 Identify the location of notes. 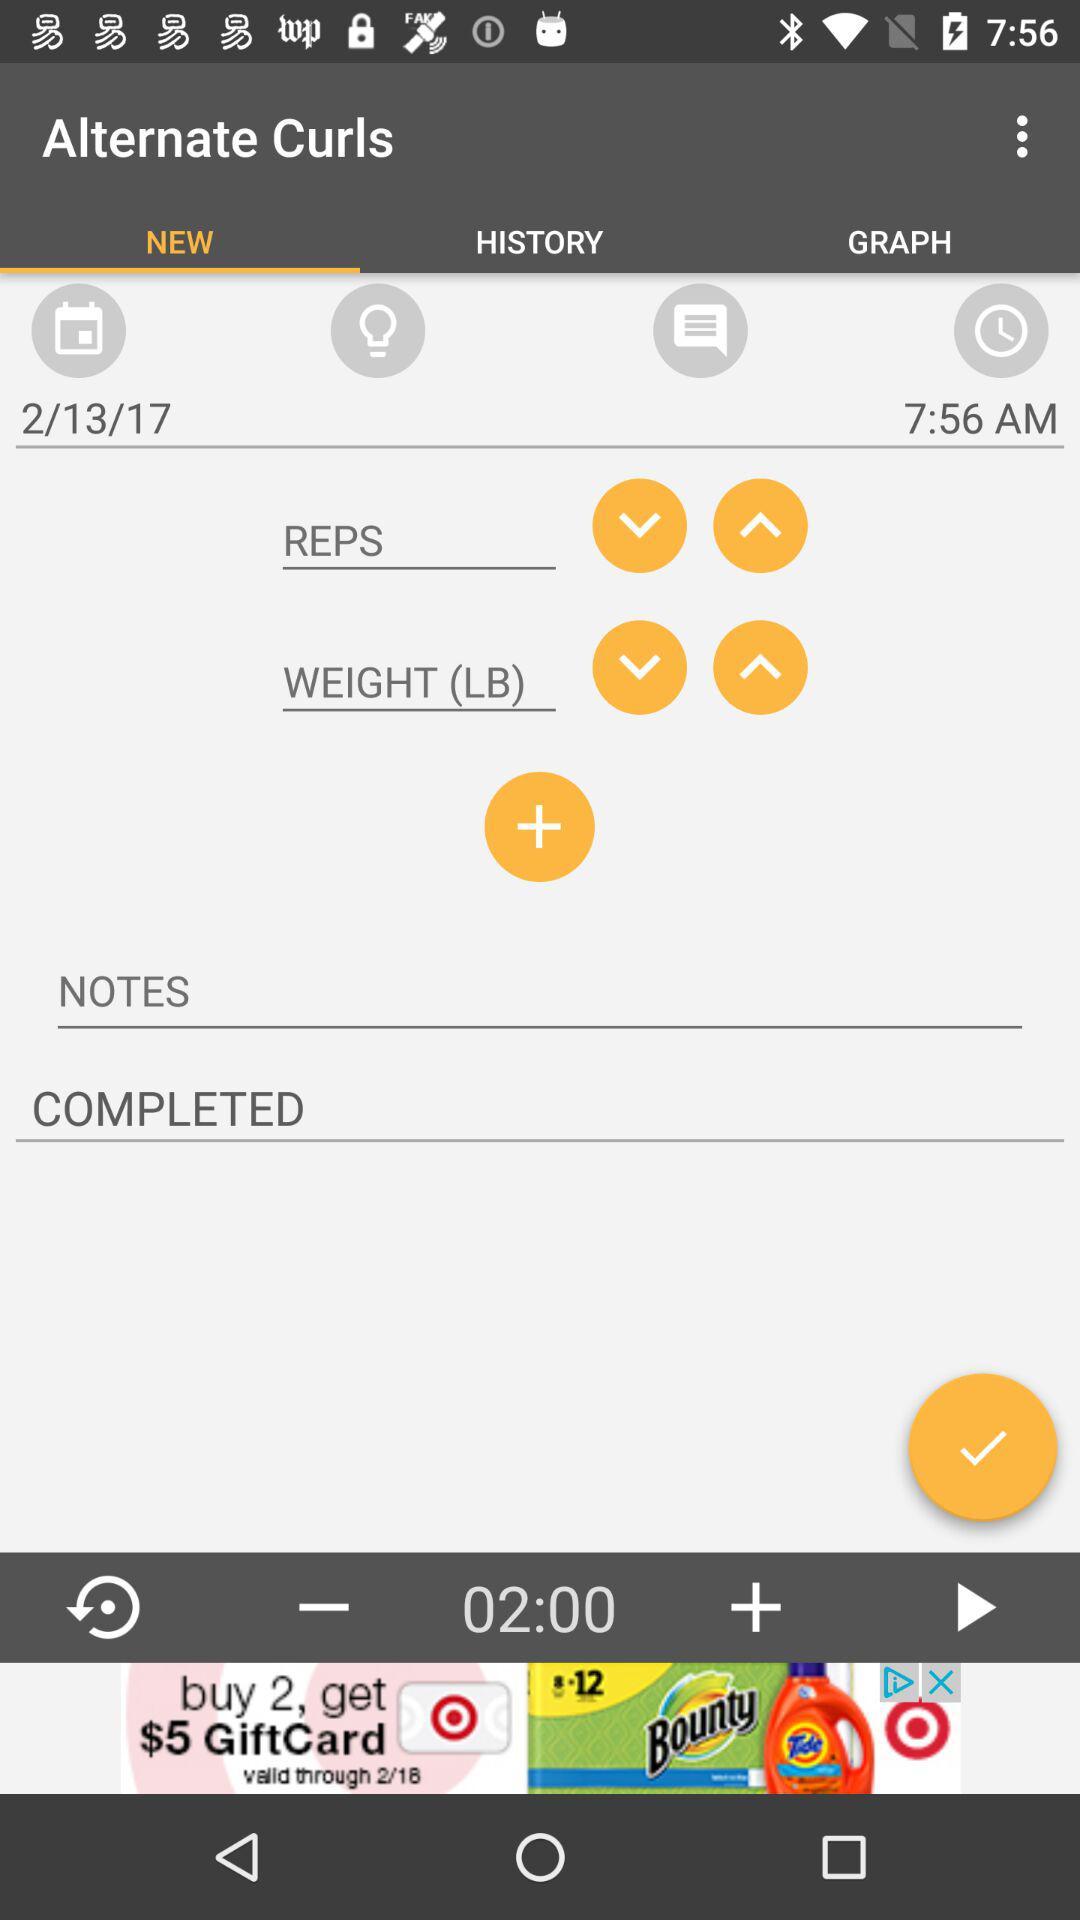
(540, 993).